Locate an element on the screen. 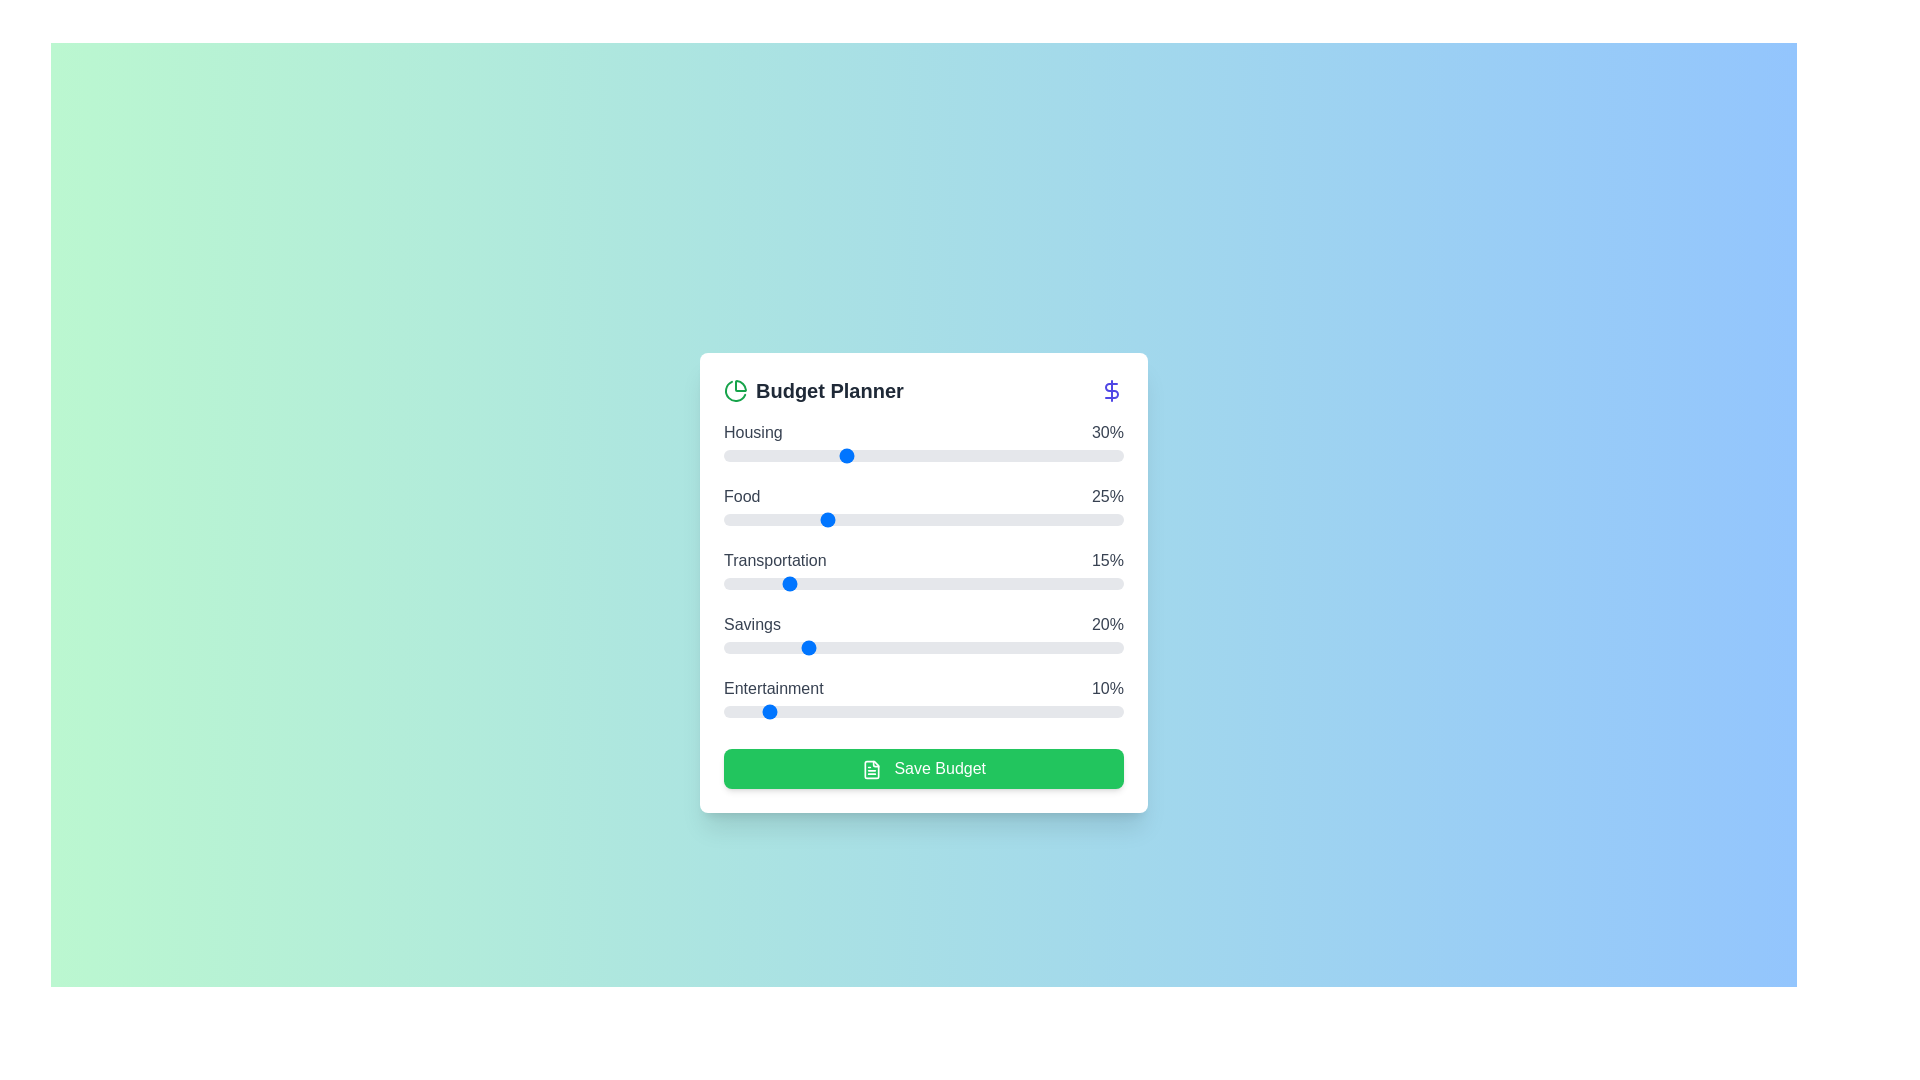  the 'Housing' slider to 35% allocation is located at coordinates (864, 455).